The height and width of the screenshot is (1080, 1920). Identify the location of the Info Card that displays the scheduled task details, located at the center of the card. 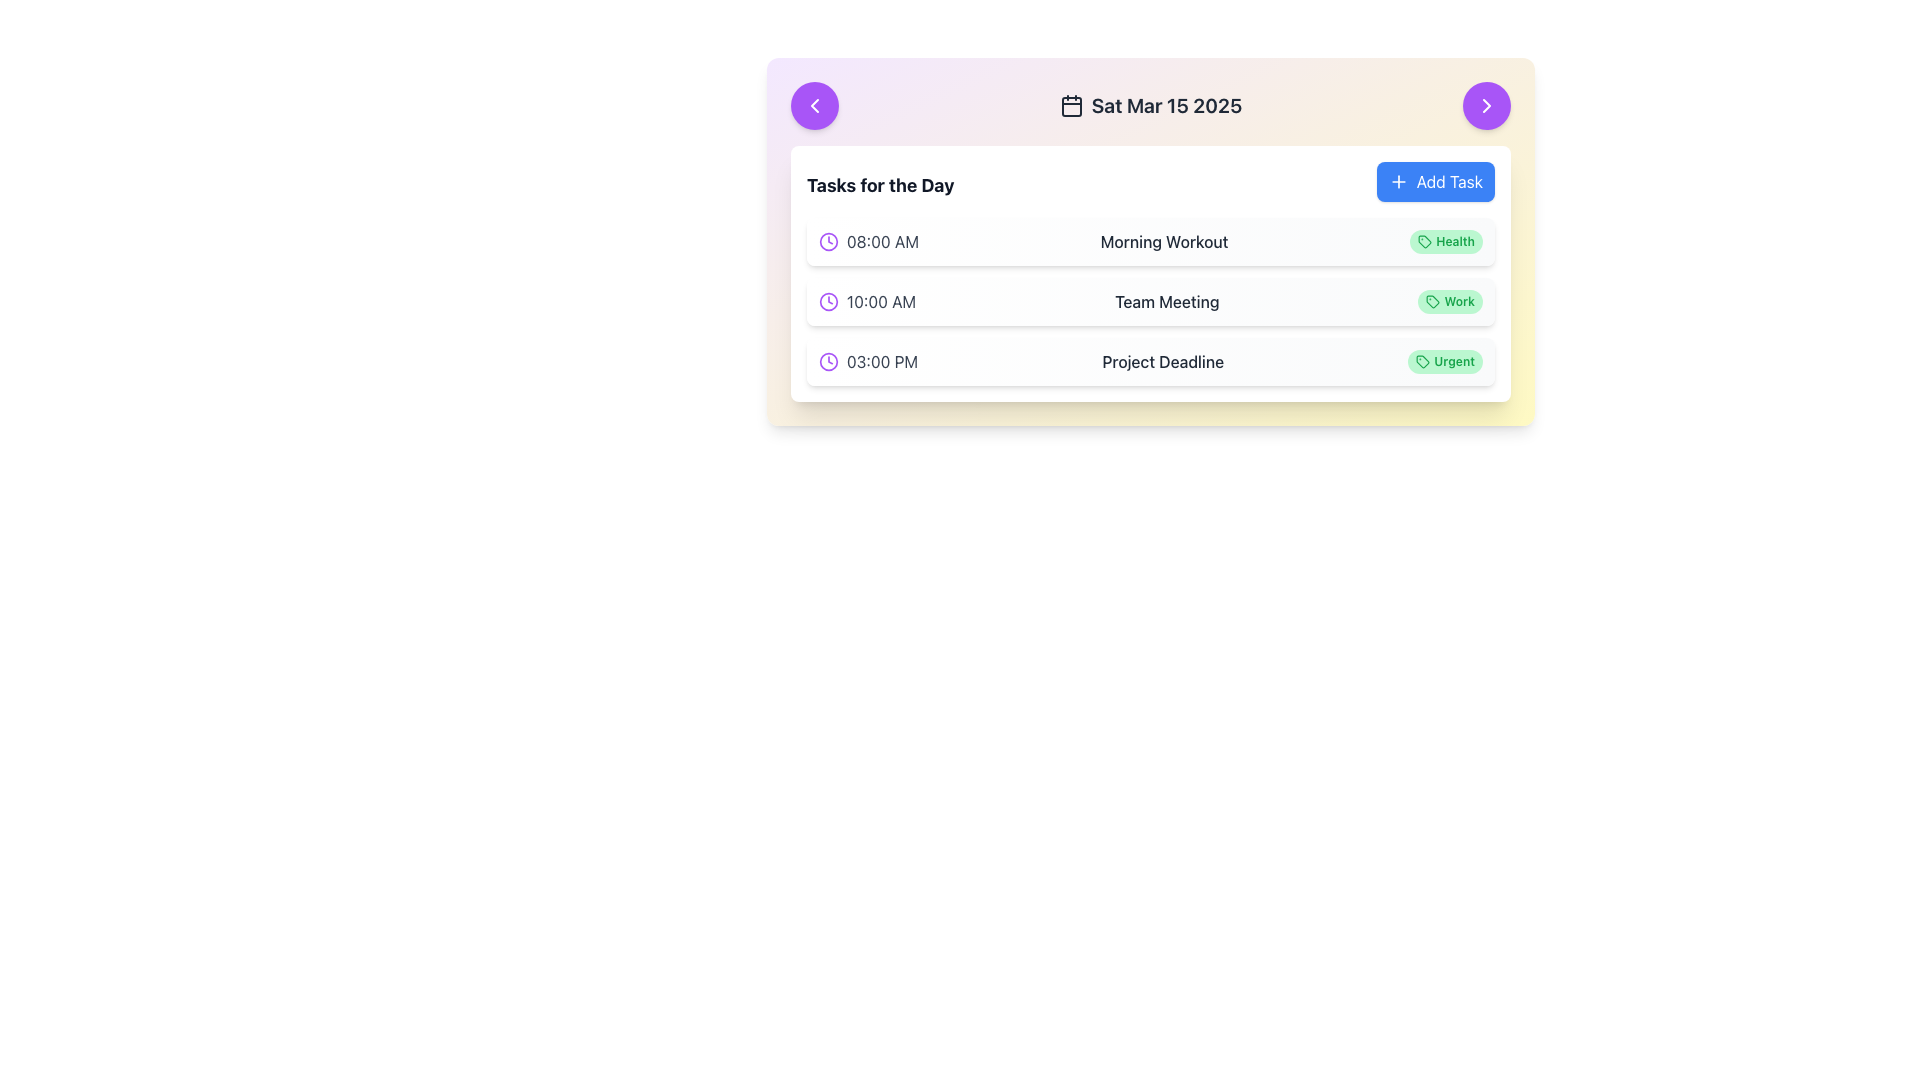
(1151, 241).